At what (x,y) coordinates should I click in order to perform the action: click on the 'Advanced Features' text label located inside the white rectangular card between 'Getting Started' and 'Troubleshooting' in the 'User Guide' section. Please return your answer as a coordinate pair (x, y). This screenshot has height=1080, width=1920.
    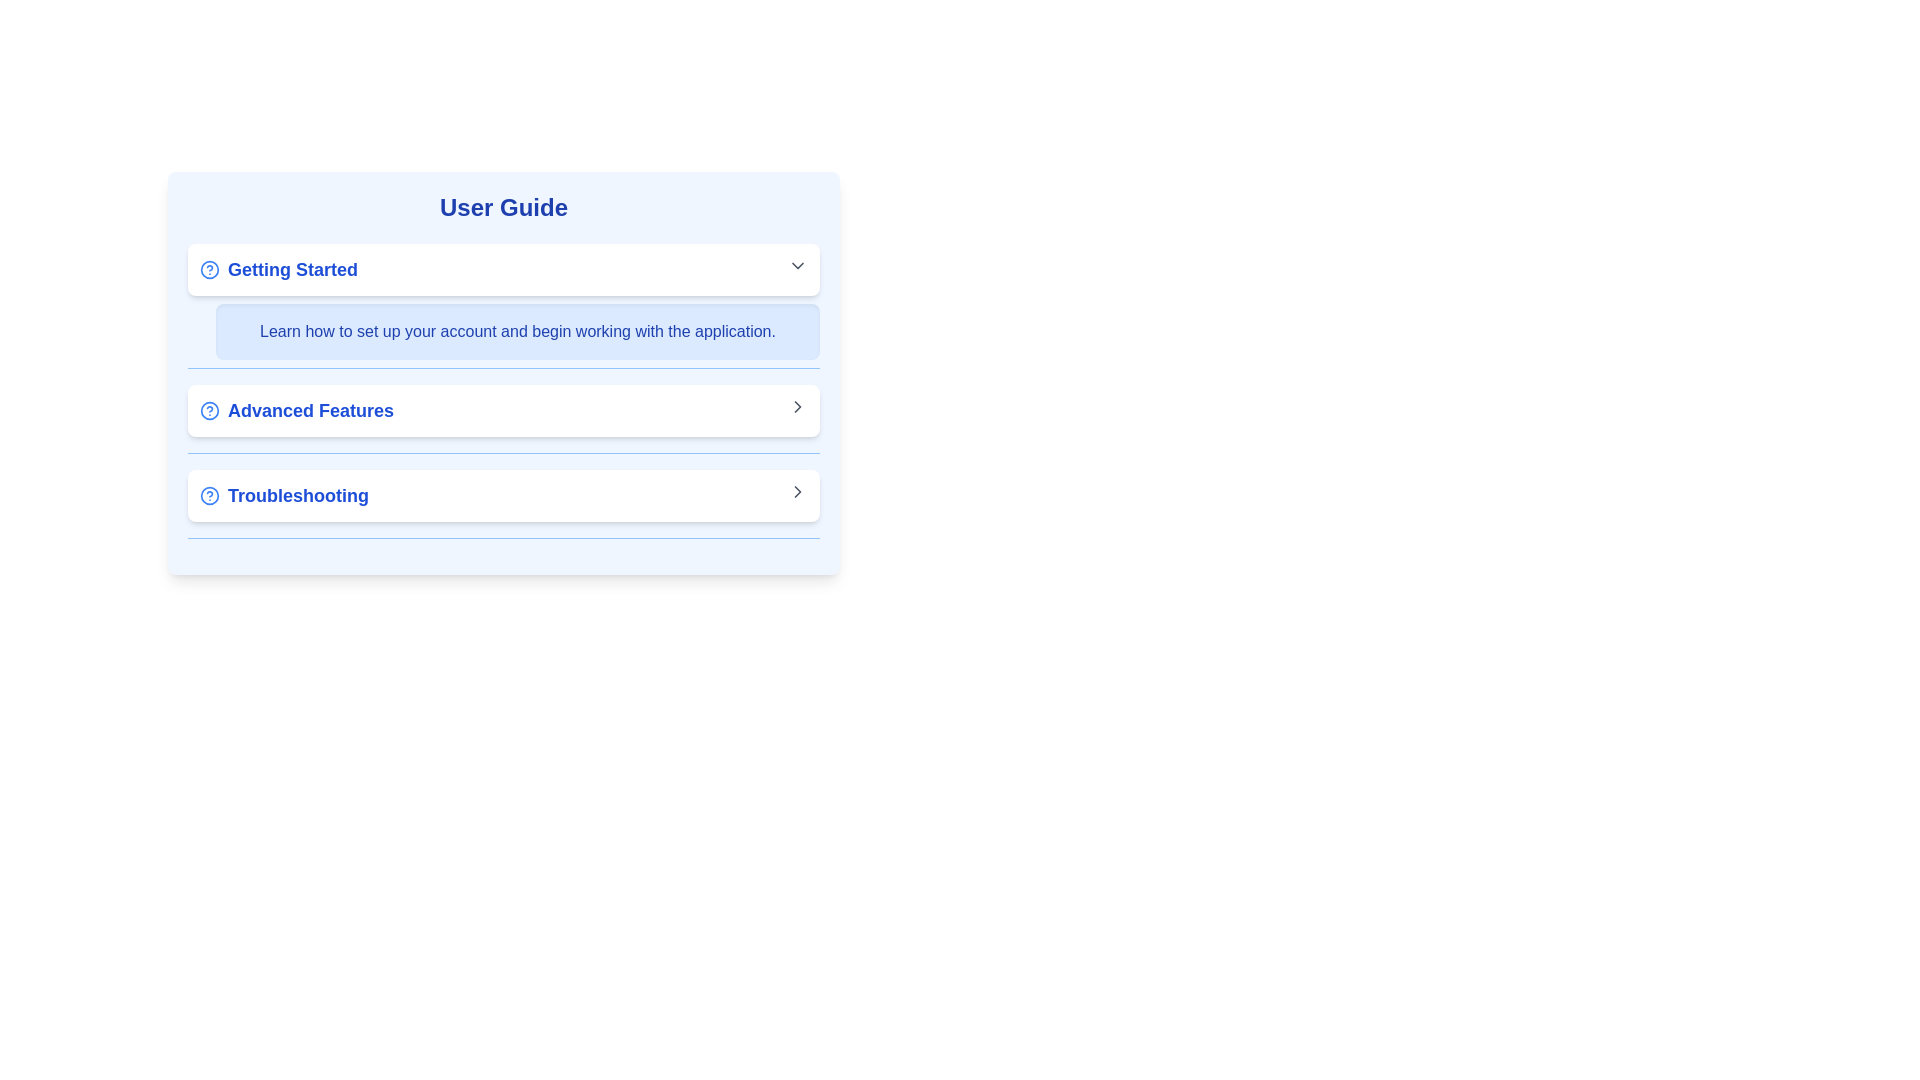
    Looking at the image, I should click on (296, 410).